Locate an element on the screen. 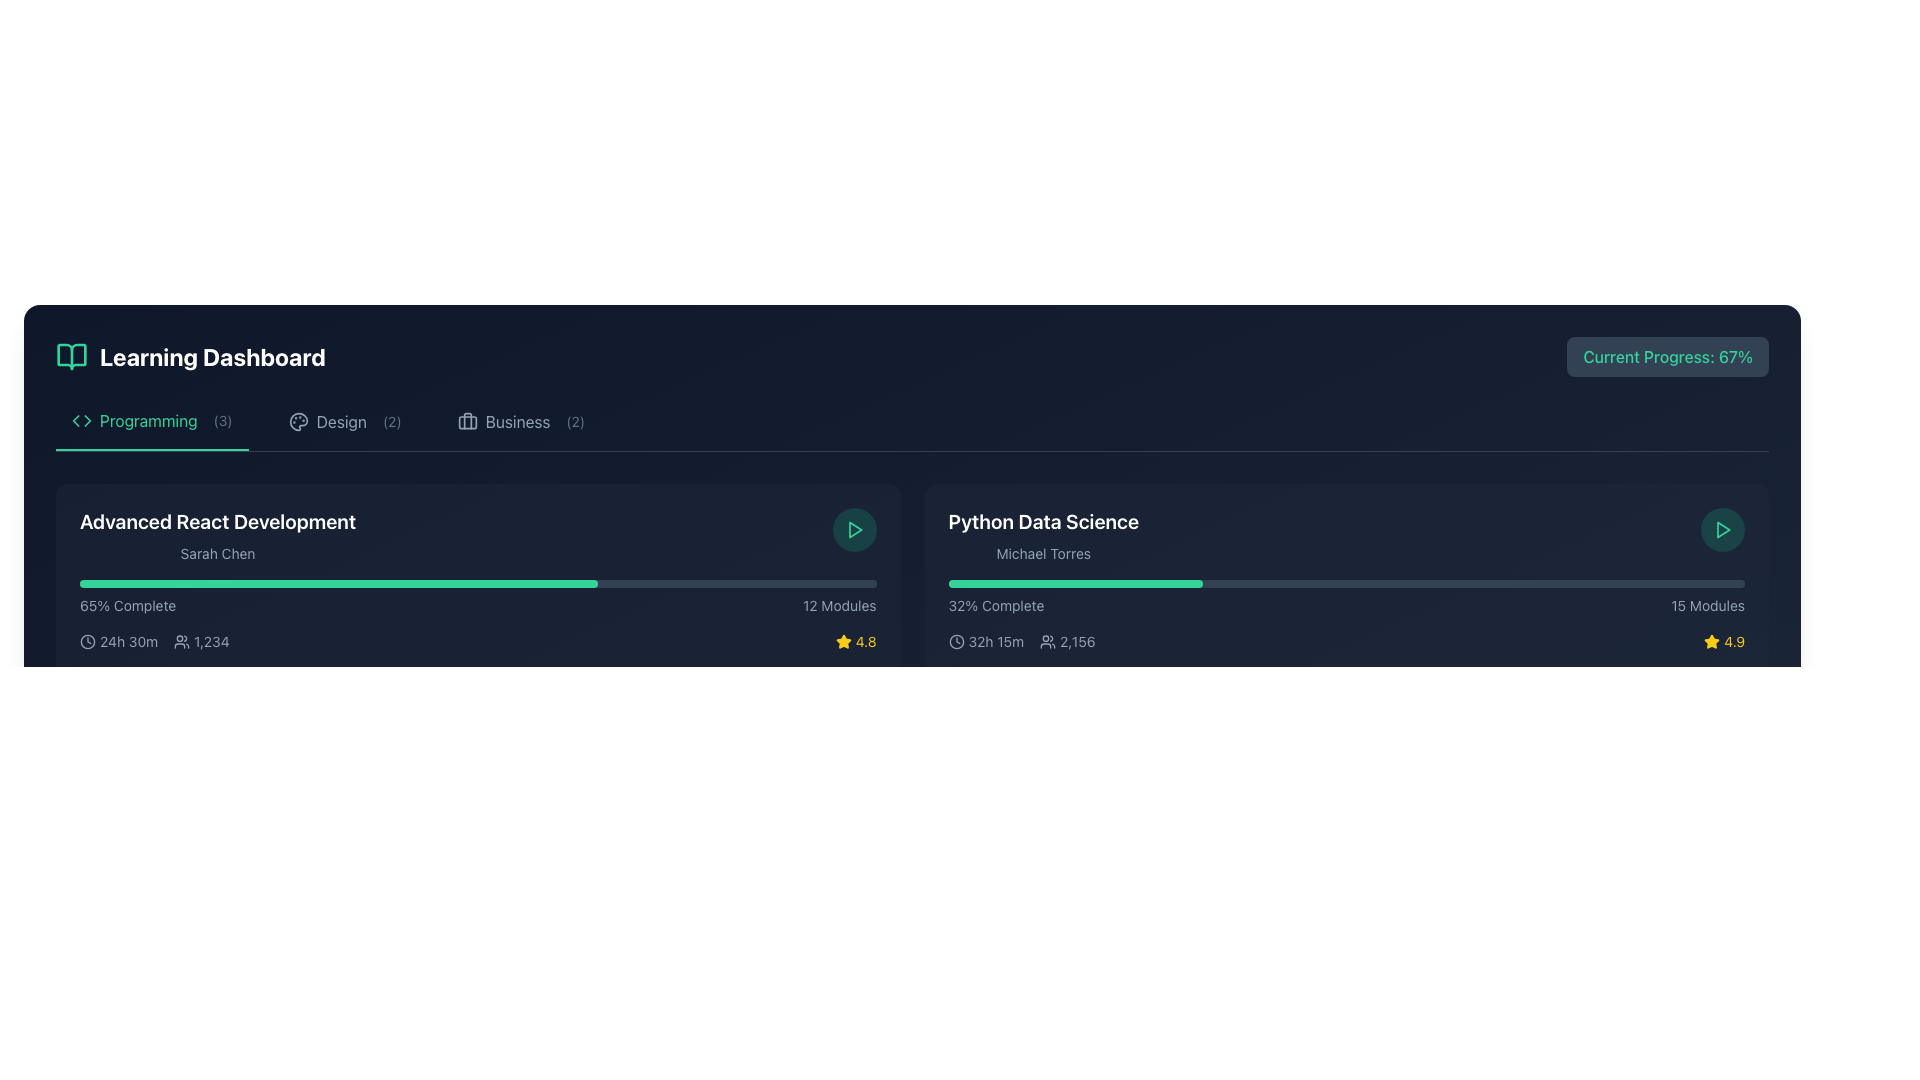 This screenshot has width=1920, height=1080. the '12 Modules' text label element, which is styled with a light gray font on a dark background, located at the bottom-right corner of the 'Advanced React Development' course card, adjacent to the '65% Complete' label is located at coordinates (839, 604).